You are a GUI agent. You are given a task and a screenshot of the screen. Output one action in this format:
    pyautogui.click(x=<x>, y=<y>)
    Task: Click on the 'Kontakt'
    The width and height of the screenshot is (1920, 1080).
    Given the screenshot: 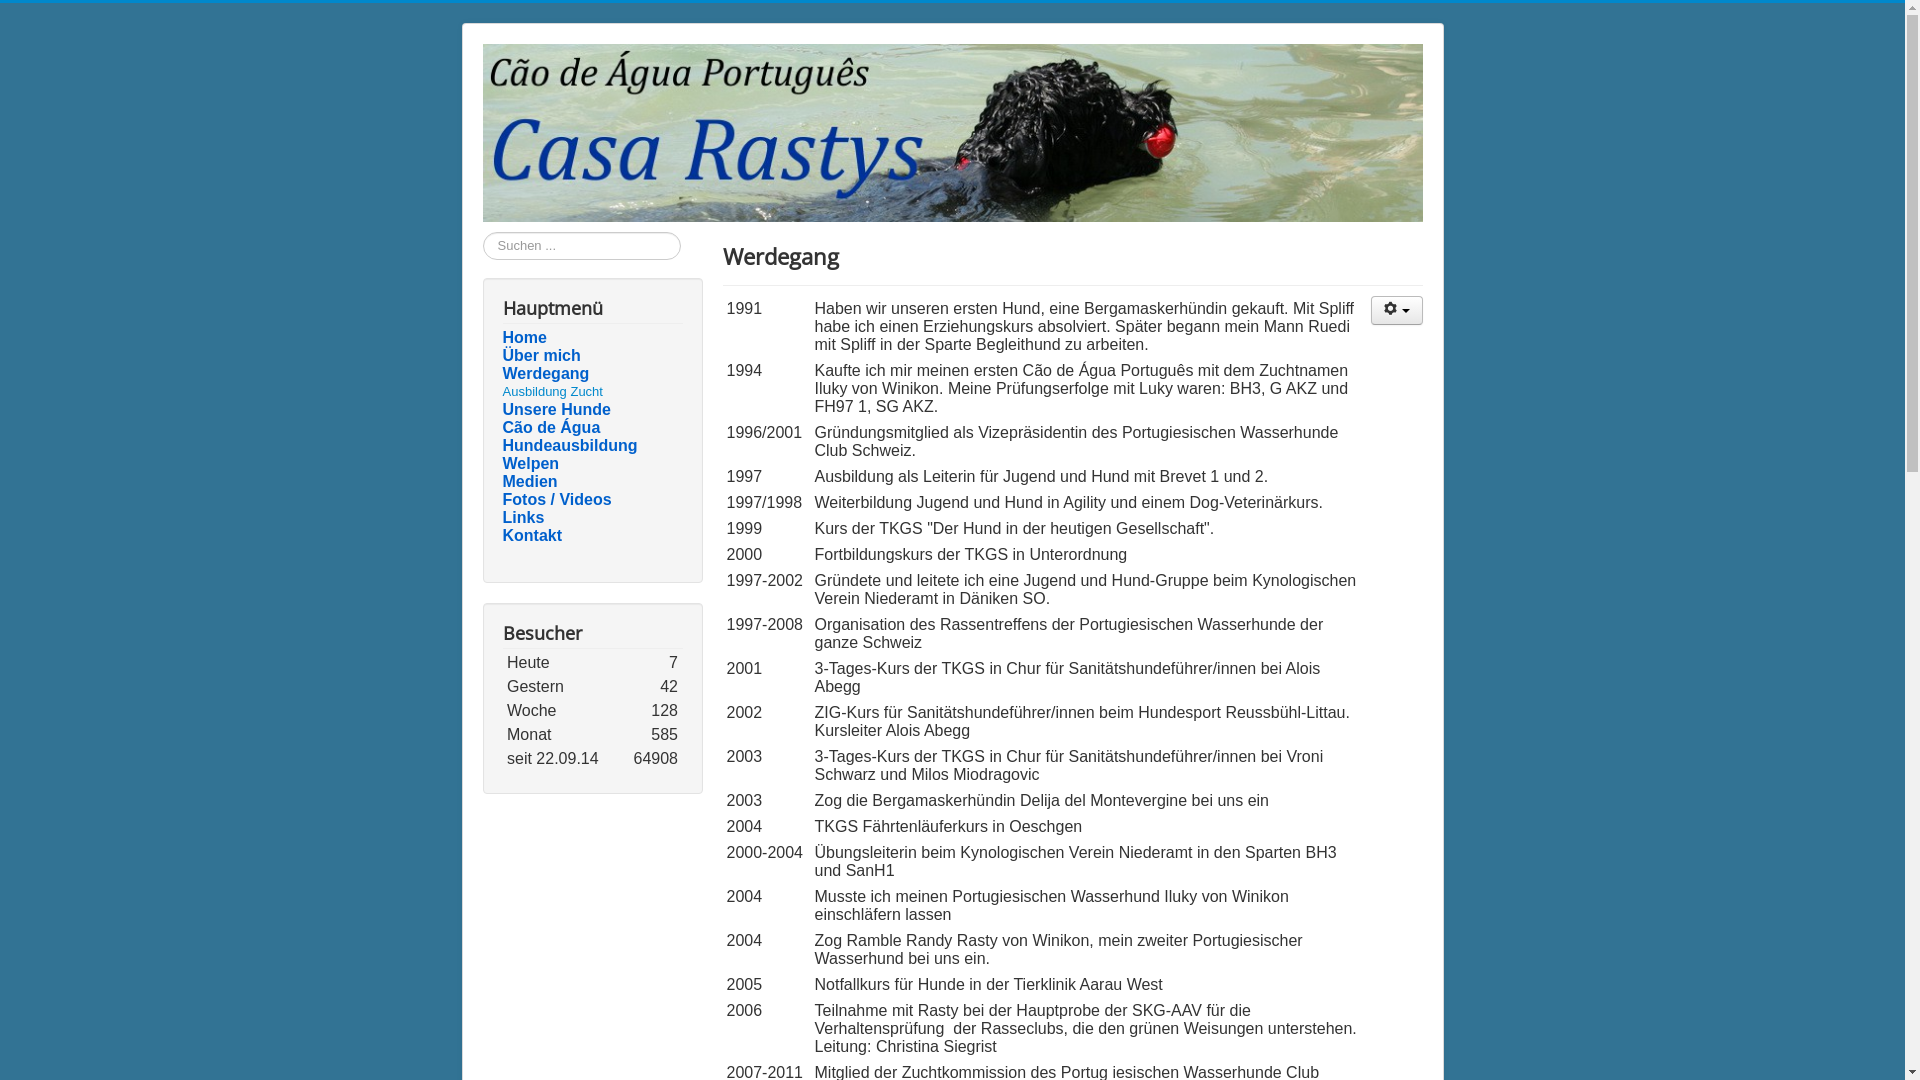 What is the action you would take?
    pyautogui.click(x=590, y=535)
    